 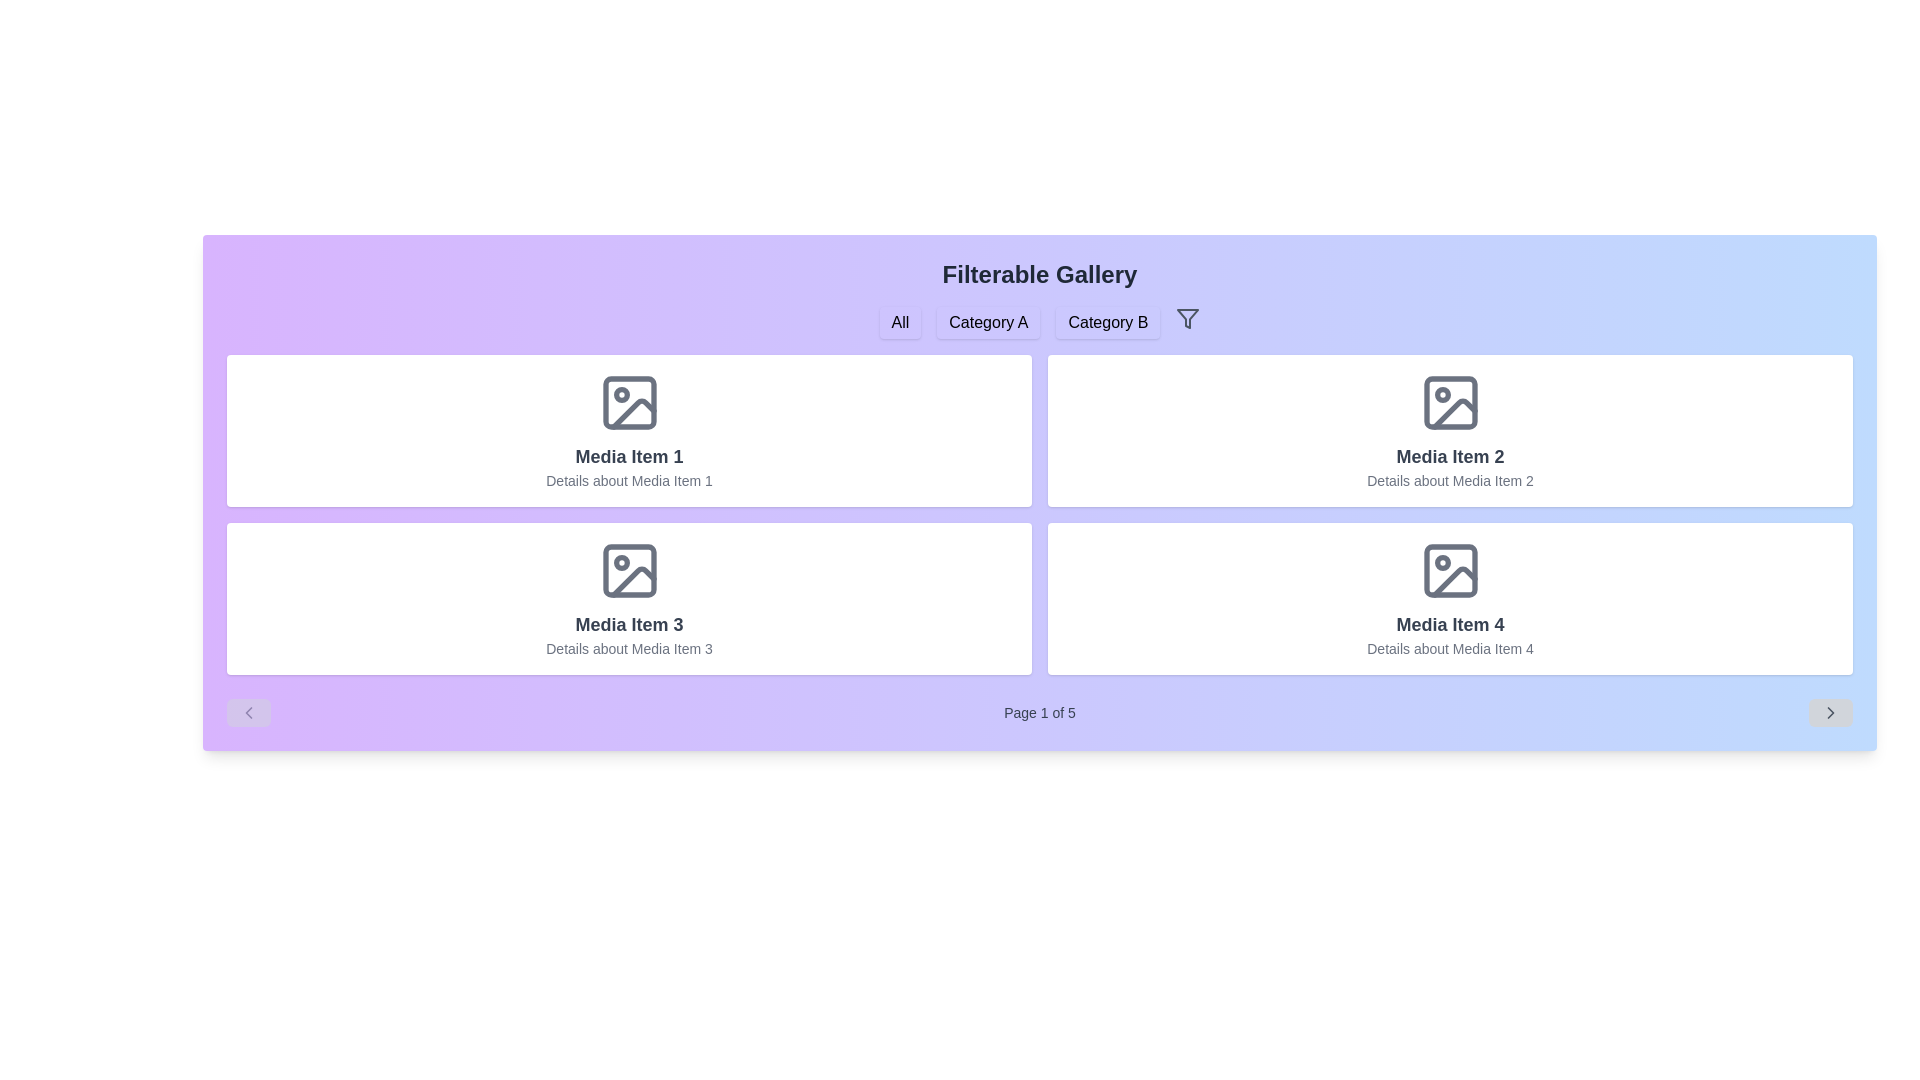 What do you see at coordinates (1450, 597) in the screenshot?
I see `the 'Media Item 4' Display card located in the bottom right corner of the grid` at bounding box center [1450, 597].